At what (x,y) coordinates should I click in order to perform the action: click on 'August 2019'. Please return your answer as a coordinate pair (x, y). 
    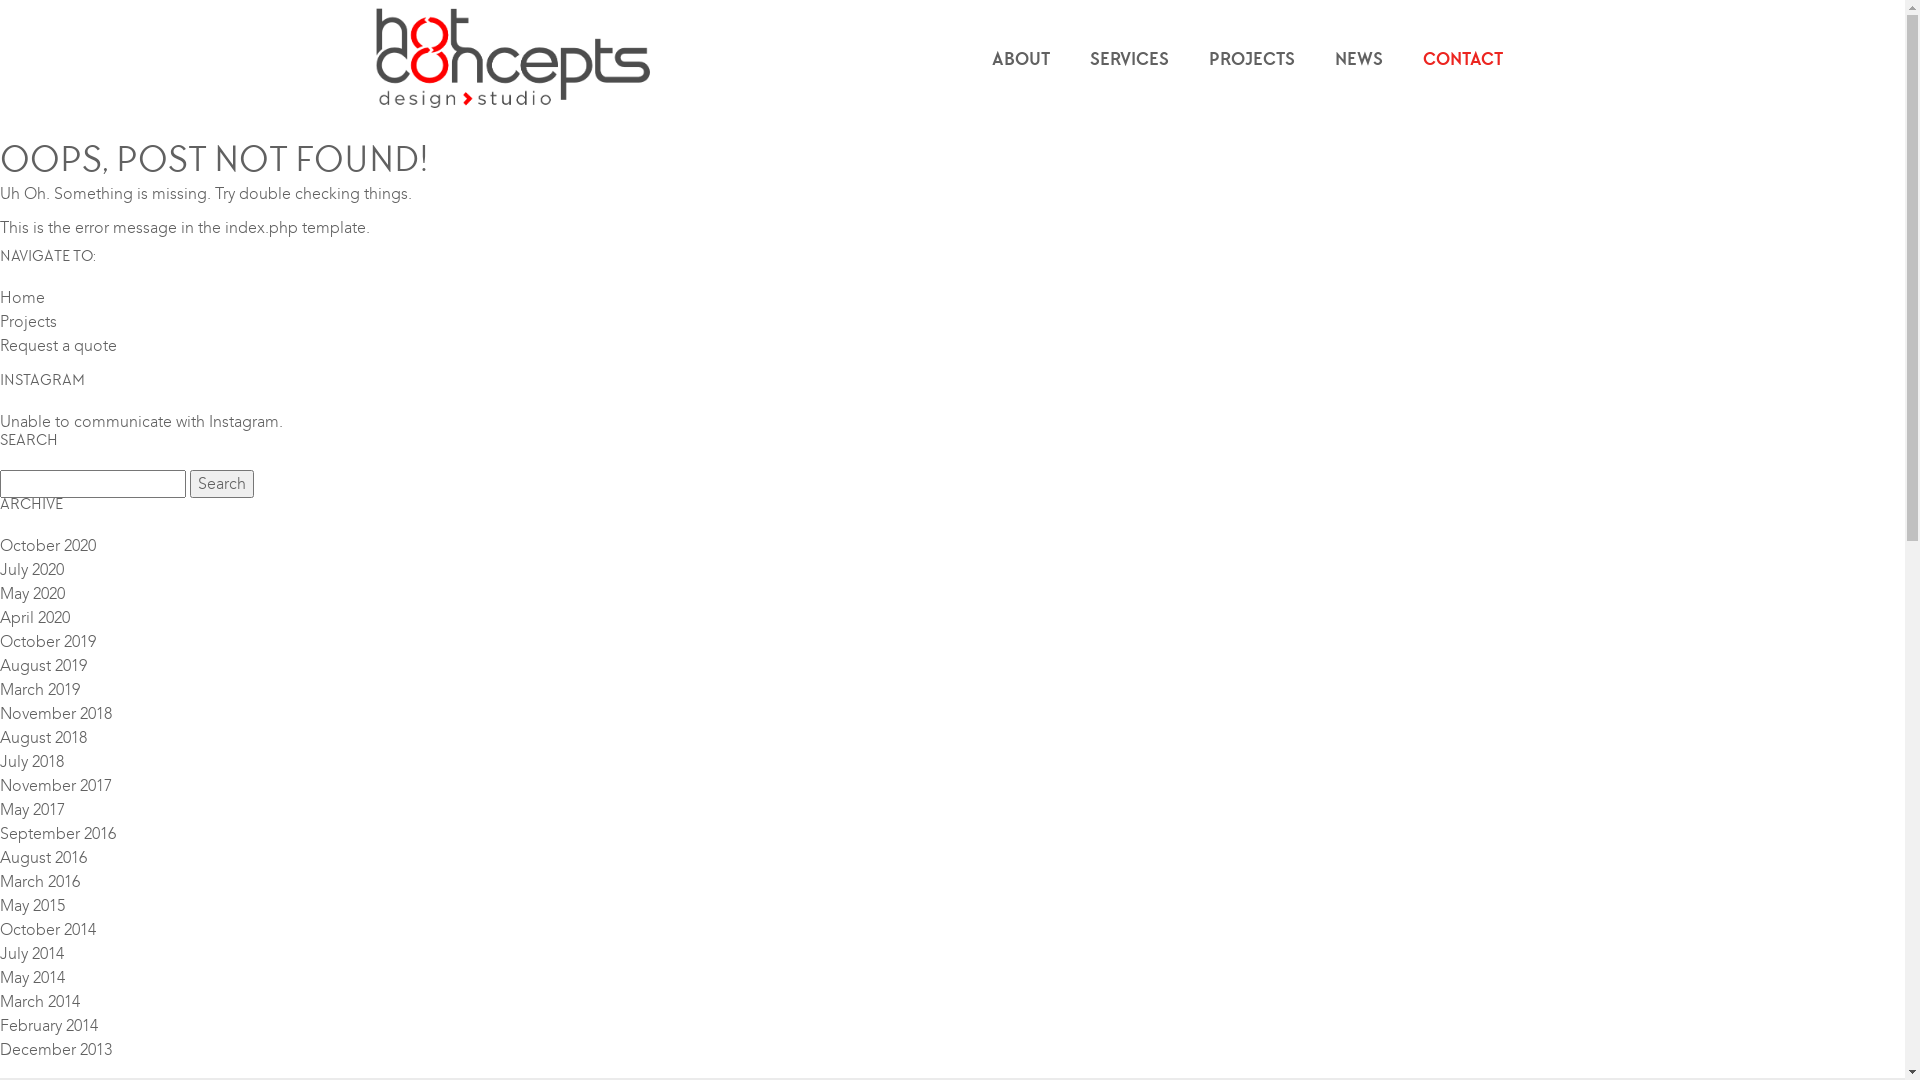
    Looking at the image, I should click on (43, 666).